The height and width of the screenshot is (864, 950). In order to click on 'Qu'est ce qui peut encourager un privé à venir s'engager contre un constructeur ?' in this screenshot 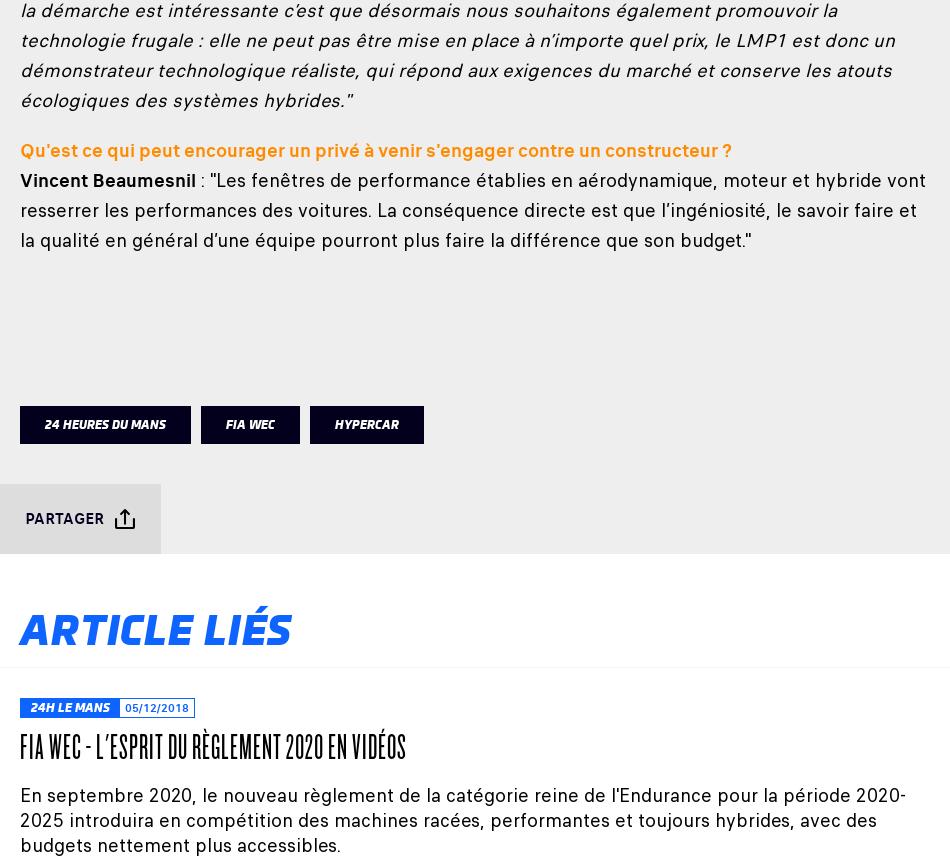, I will do `click(375, 149)`.